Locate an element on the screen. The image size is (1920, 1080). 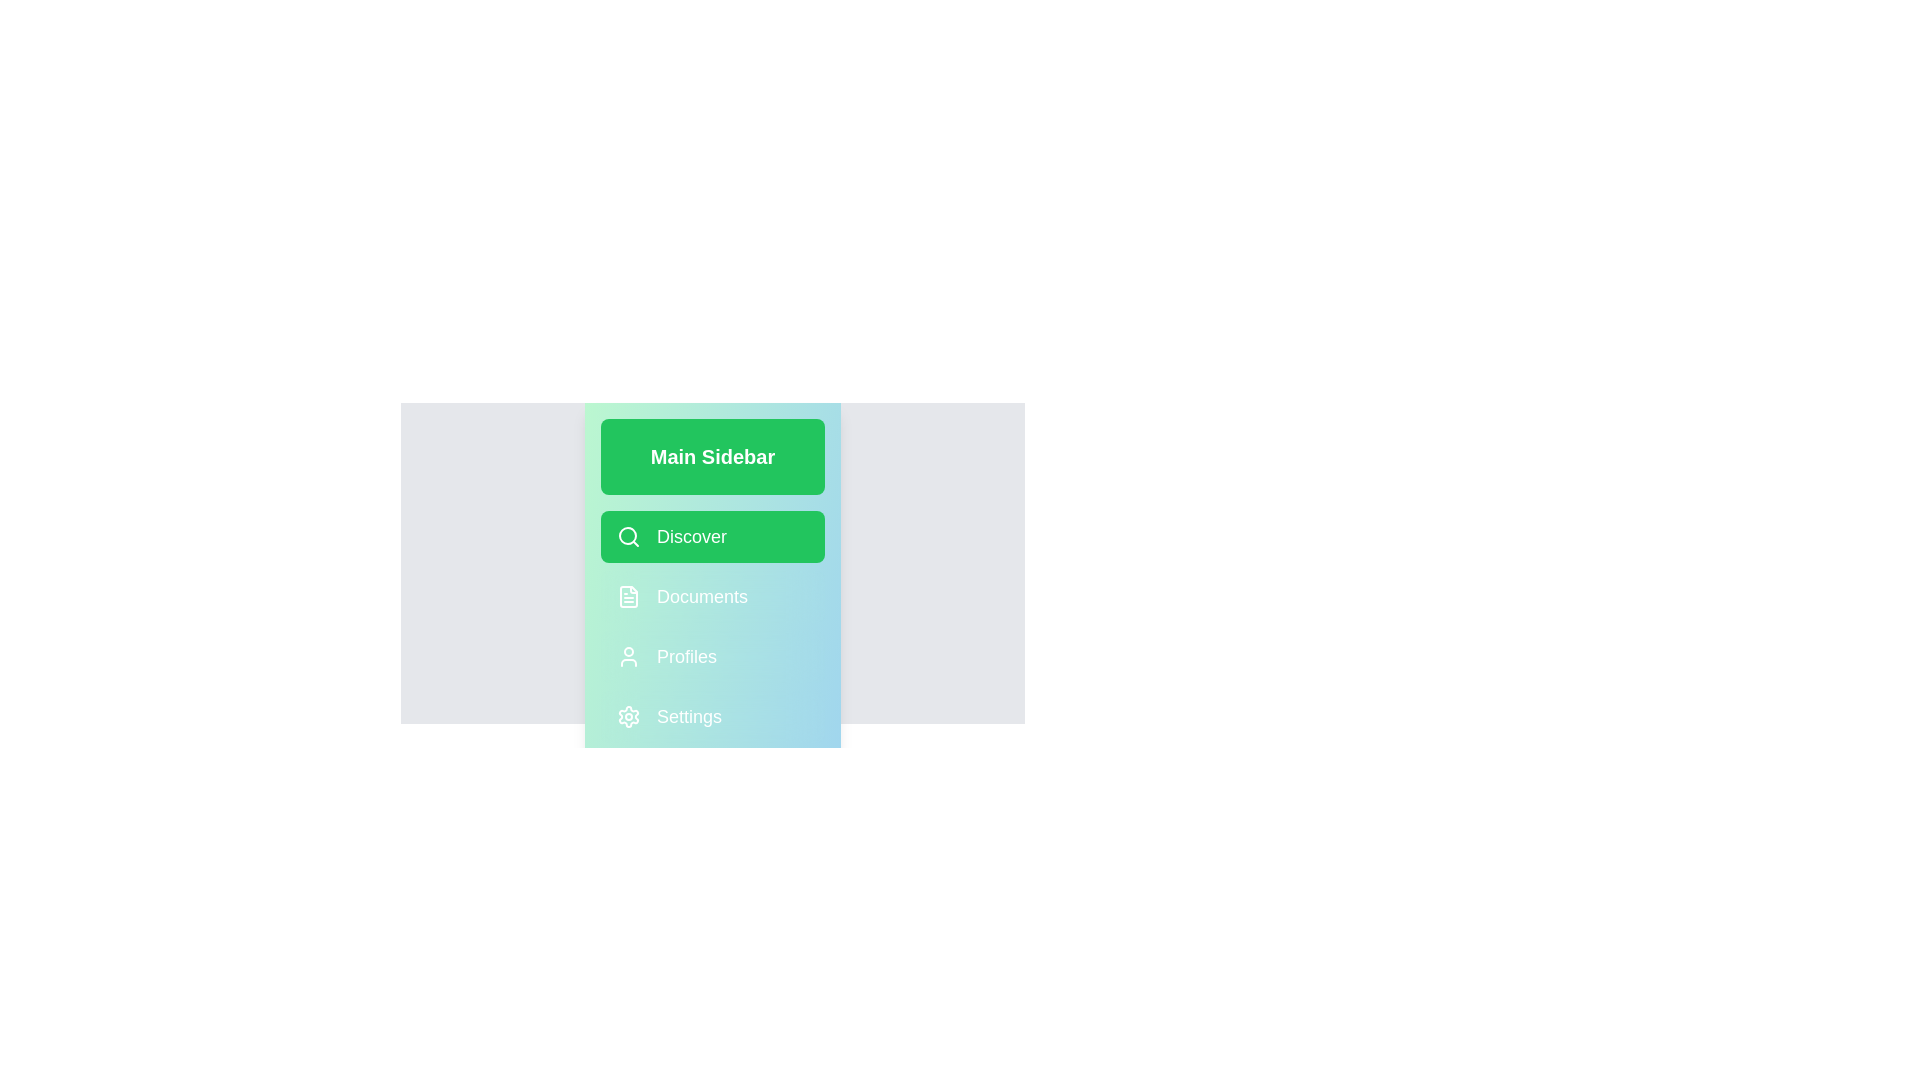
the 'Discover' button in the sidebar menu, which is a green rectangular button with rounded corners and contains a magnifying glass icon is located at coordinates (713, 563).